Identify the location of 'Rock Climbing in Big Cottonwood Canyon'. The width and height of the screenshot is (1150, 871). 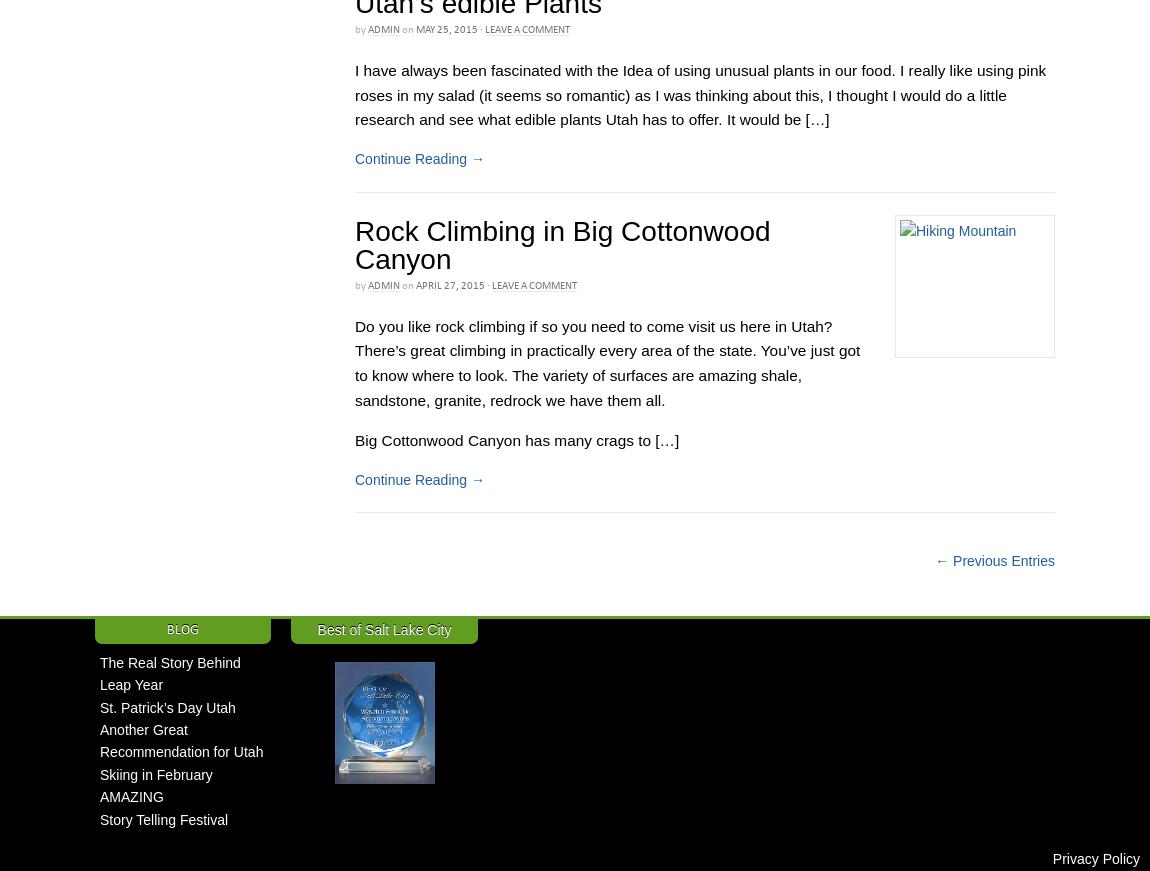
(562, 245).